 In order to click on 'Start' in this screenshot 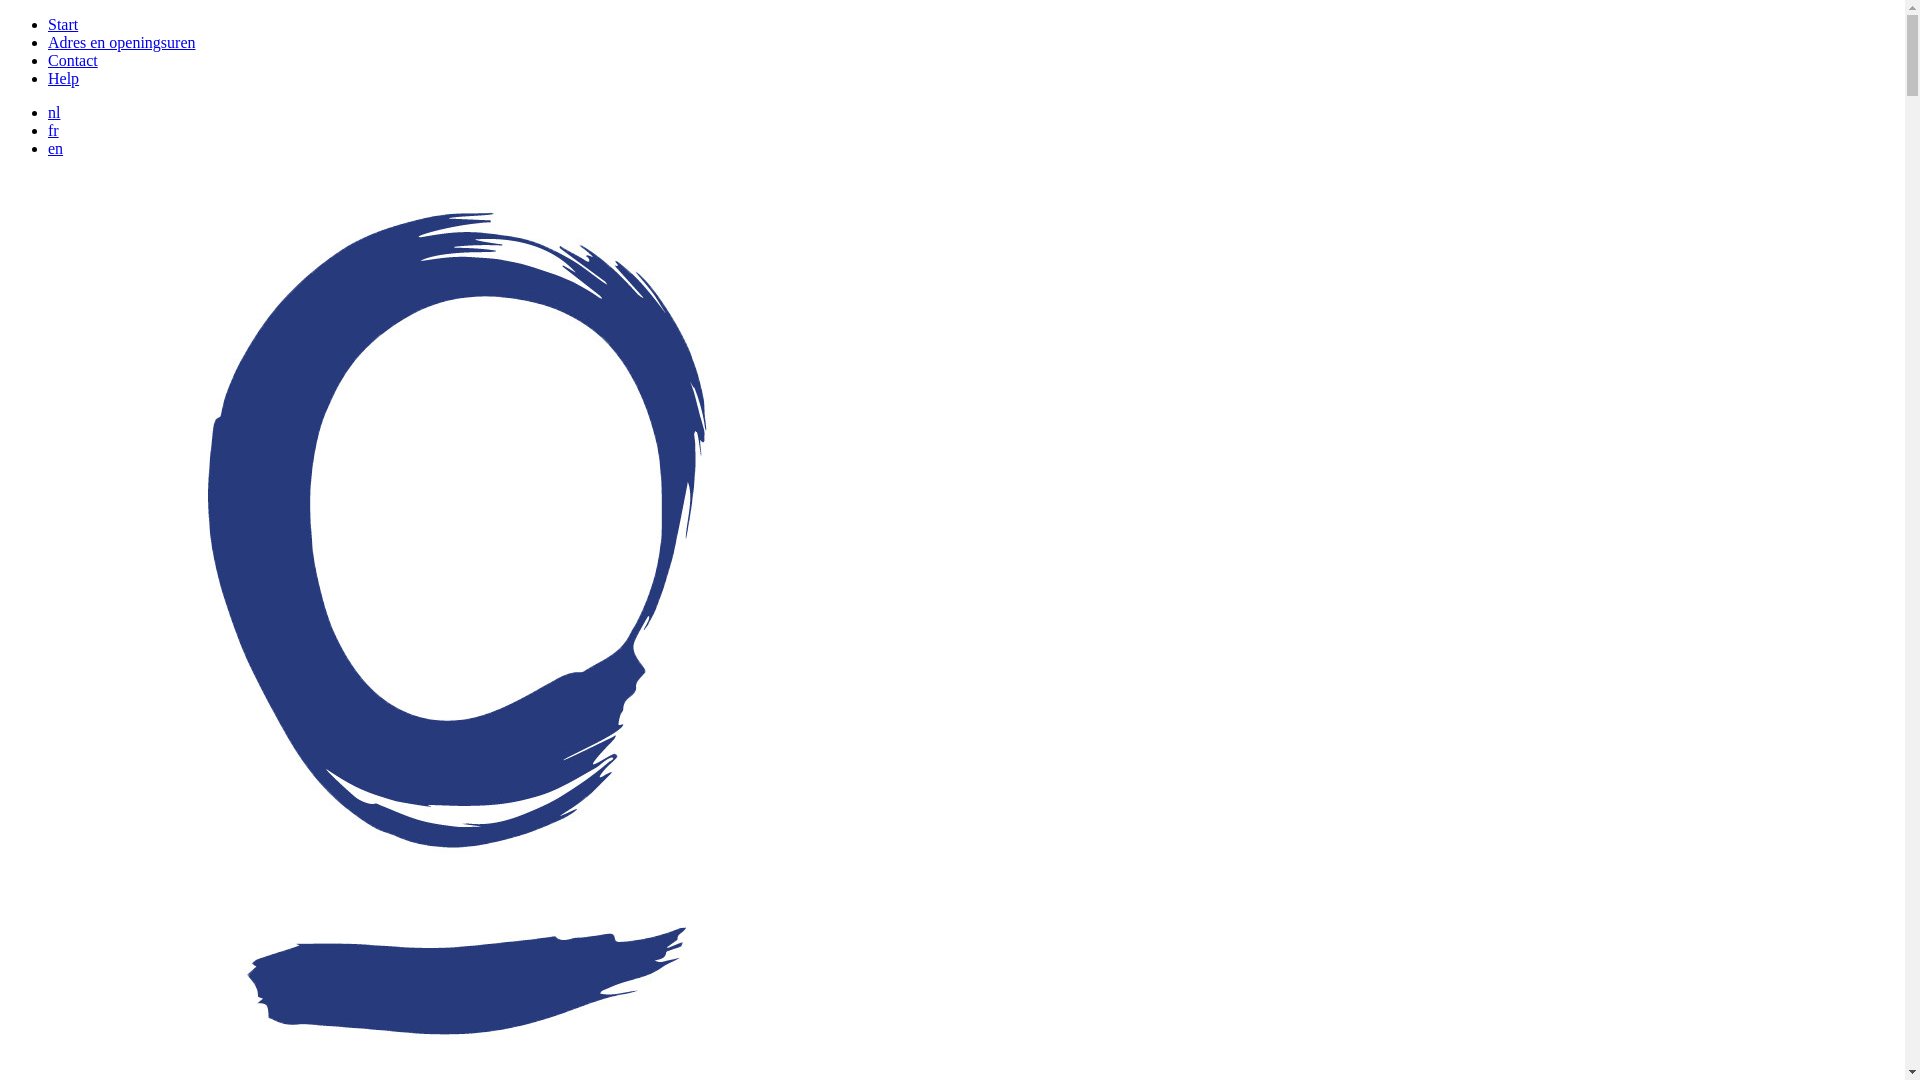, I will do `click(48, 24)`.